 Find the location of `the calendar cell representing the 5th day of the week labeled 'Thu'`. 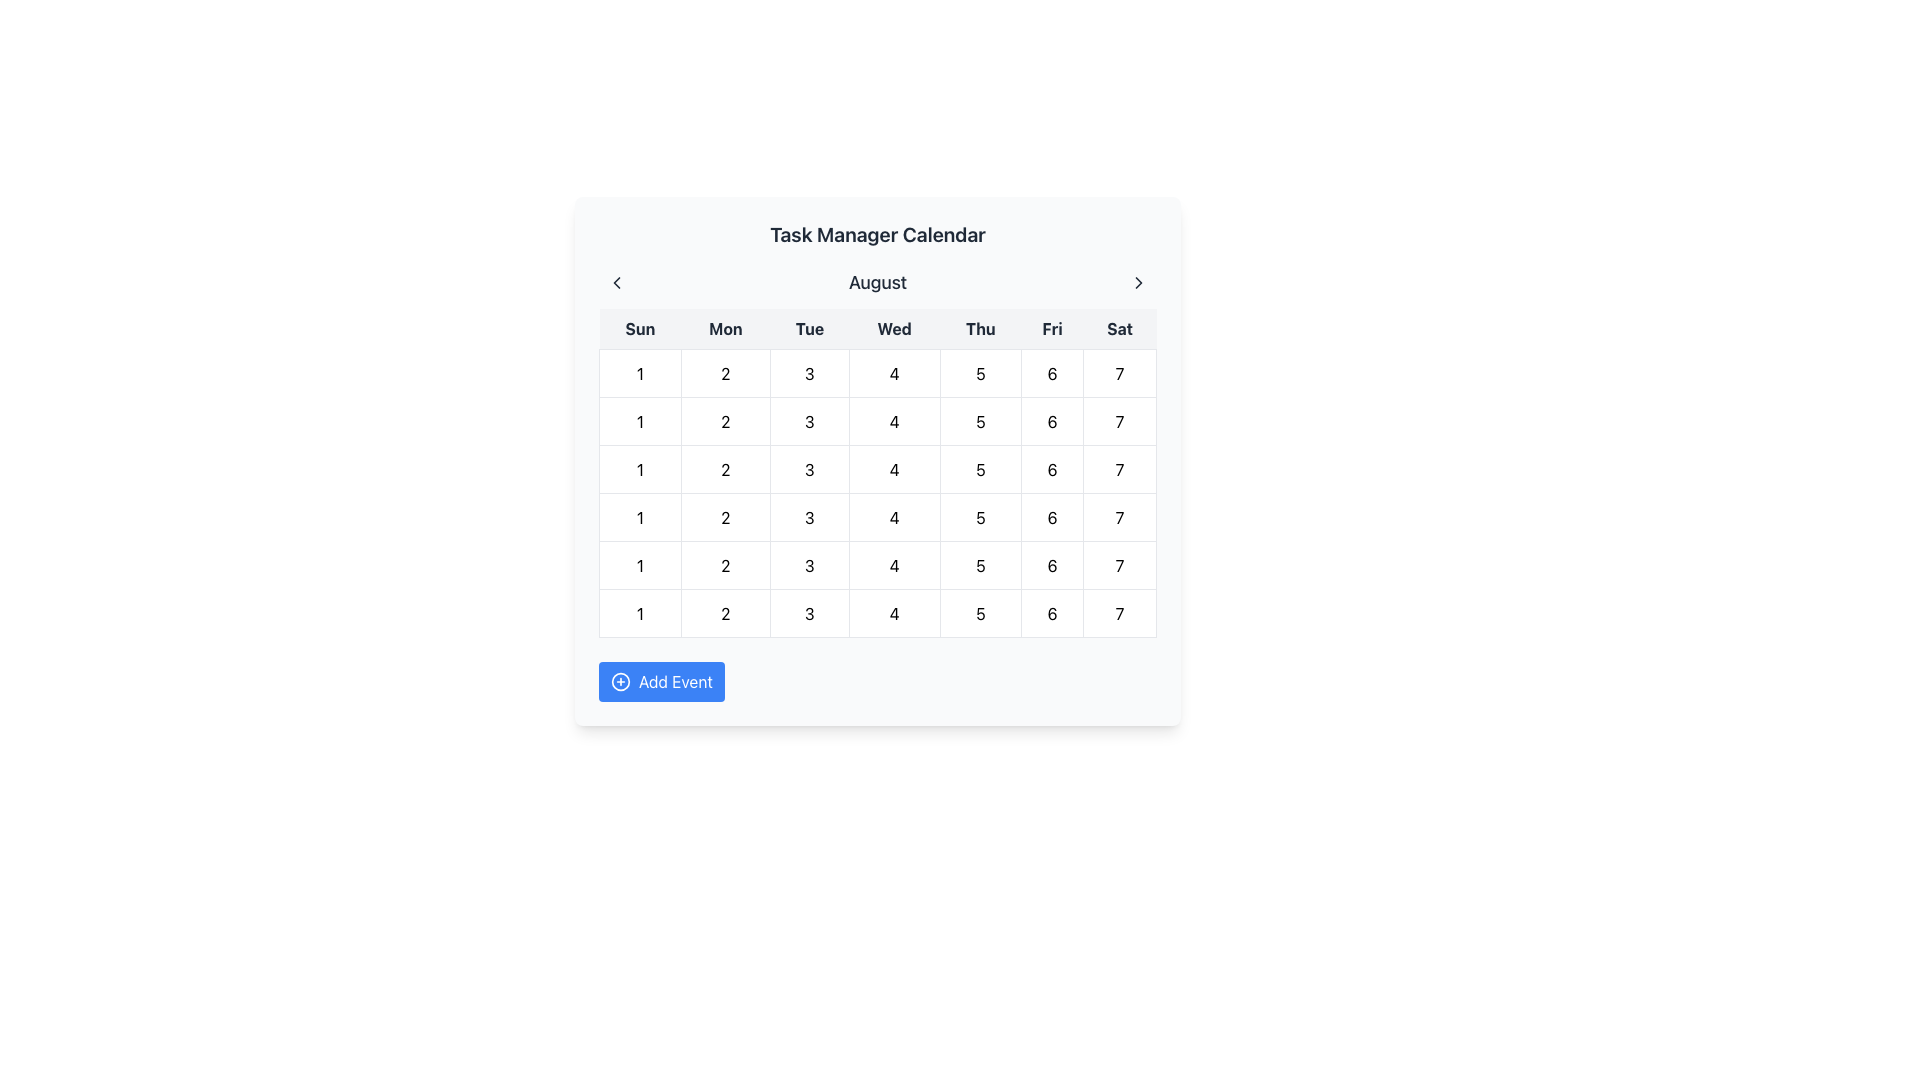

the calendar cell representing the 5th day of the week labeled 'Thu' is located at coordinates (980, 516).